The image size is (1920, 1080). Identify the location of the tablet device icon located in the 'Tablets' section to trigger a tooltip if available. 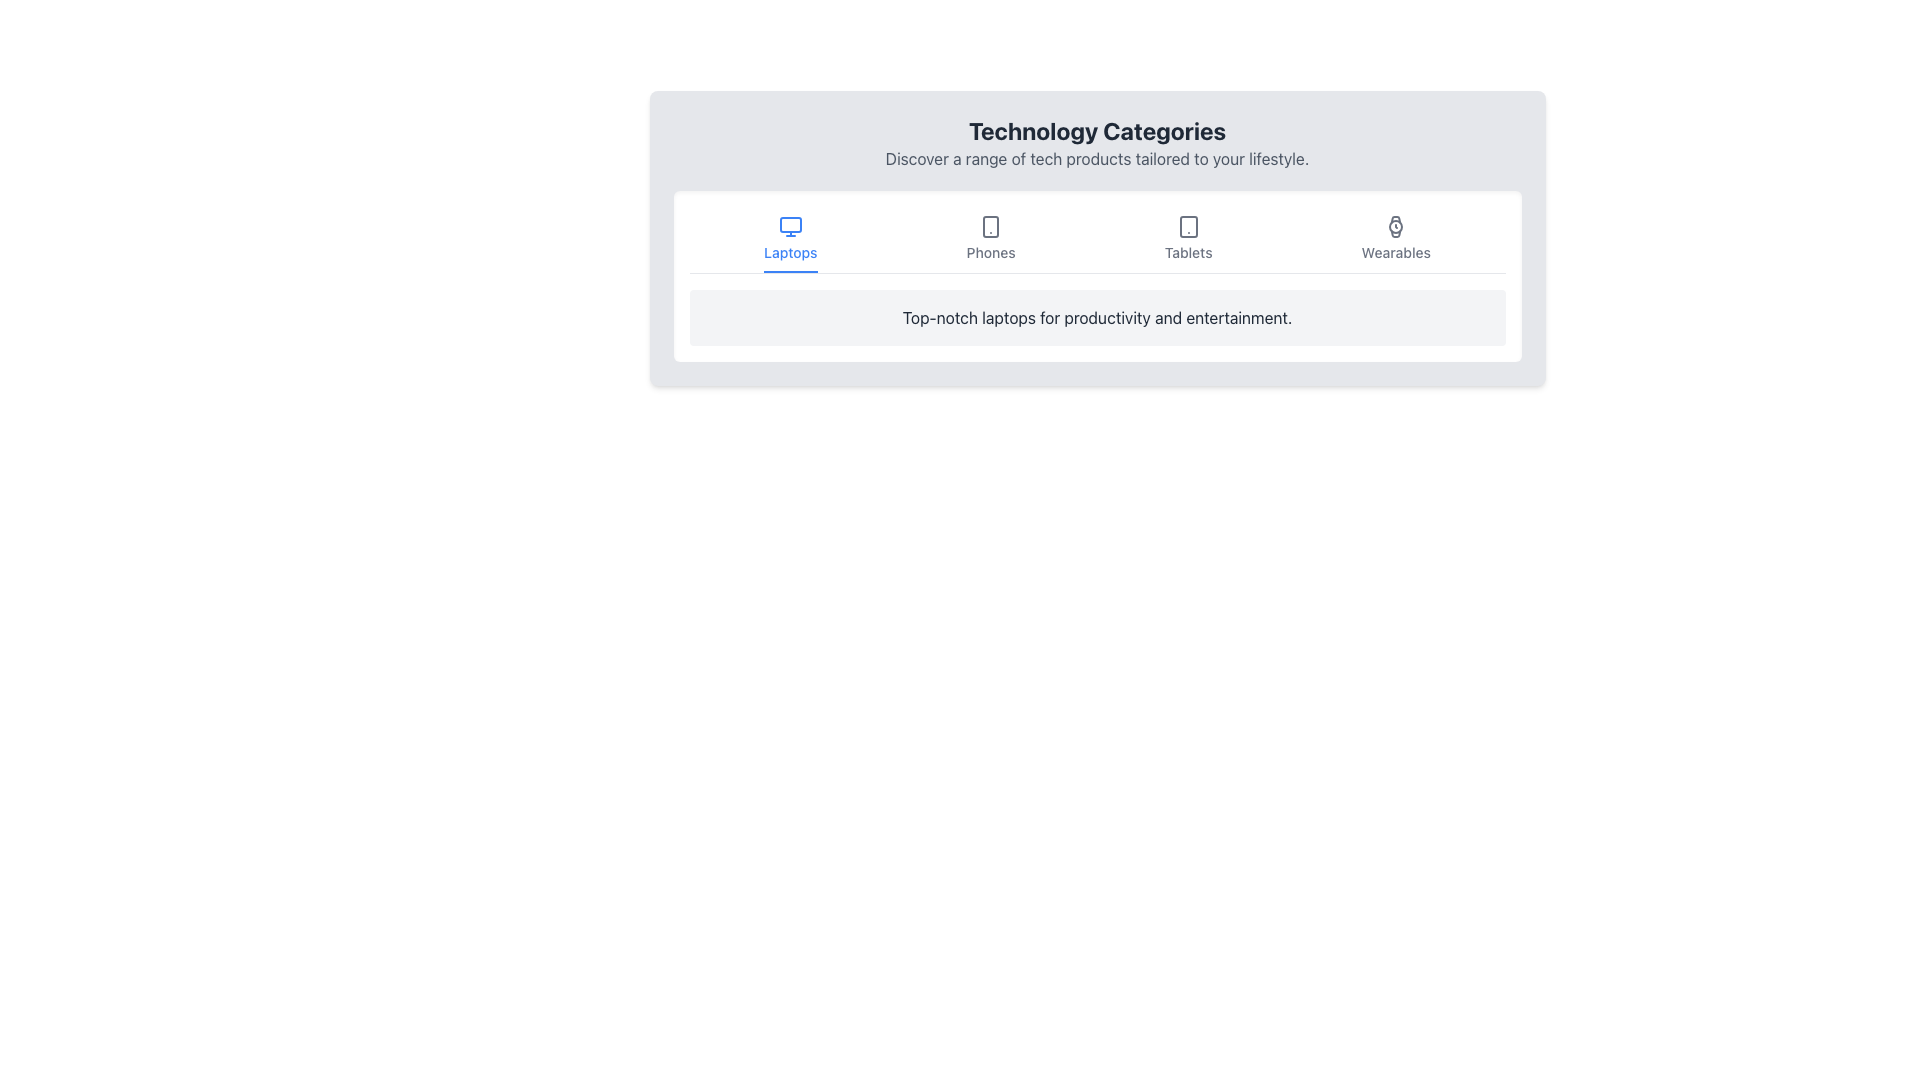
(1188, 226).